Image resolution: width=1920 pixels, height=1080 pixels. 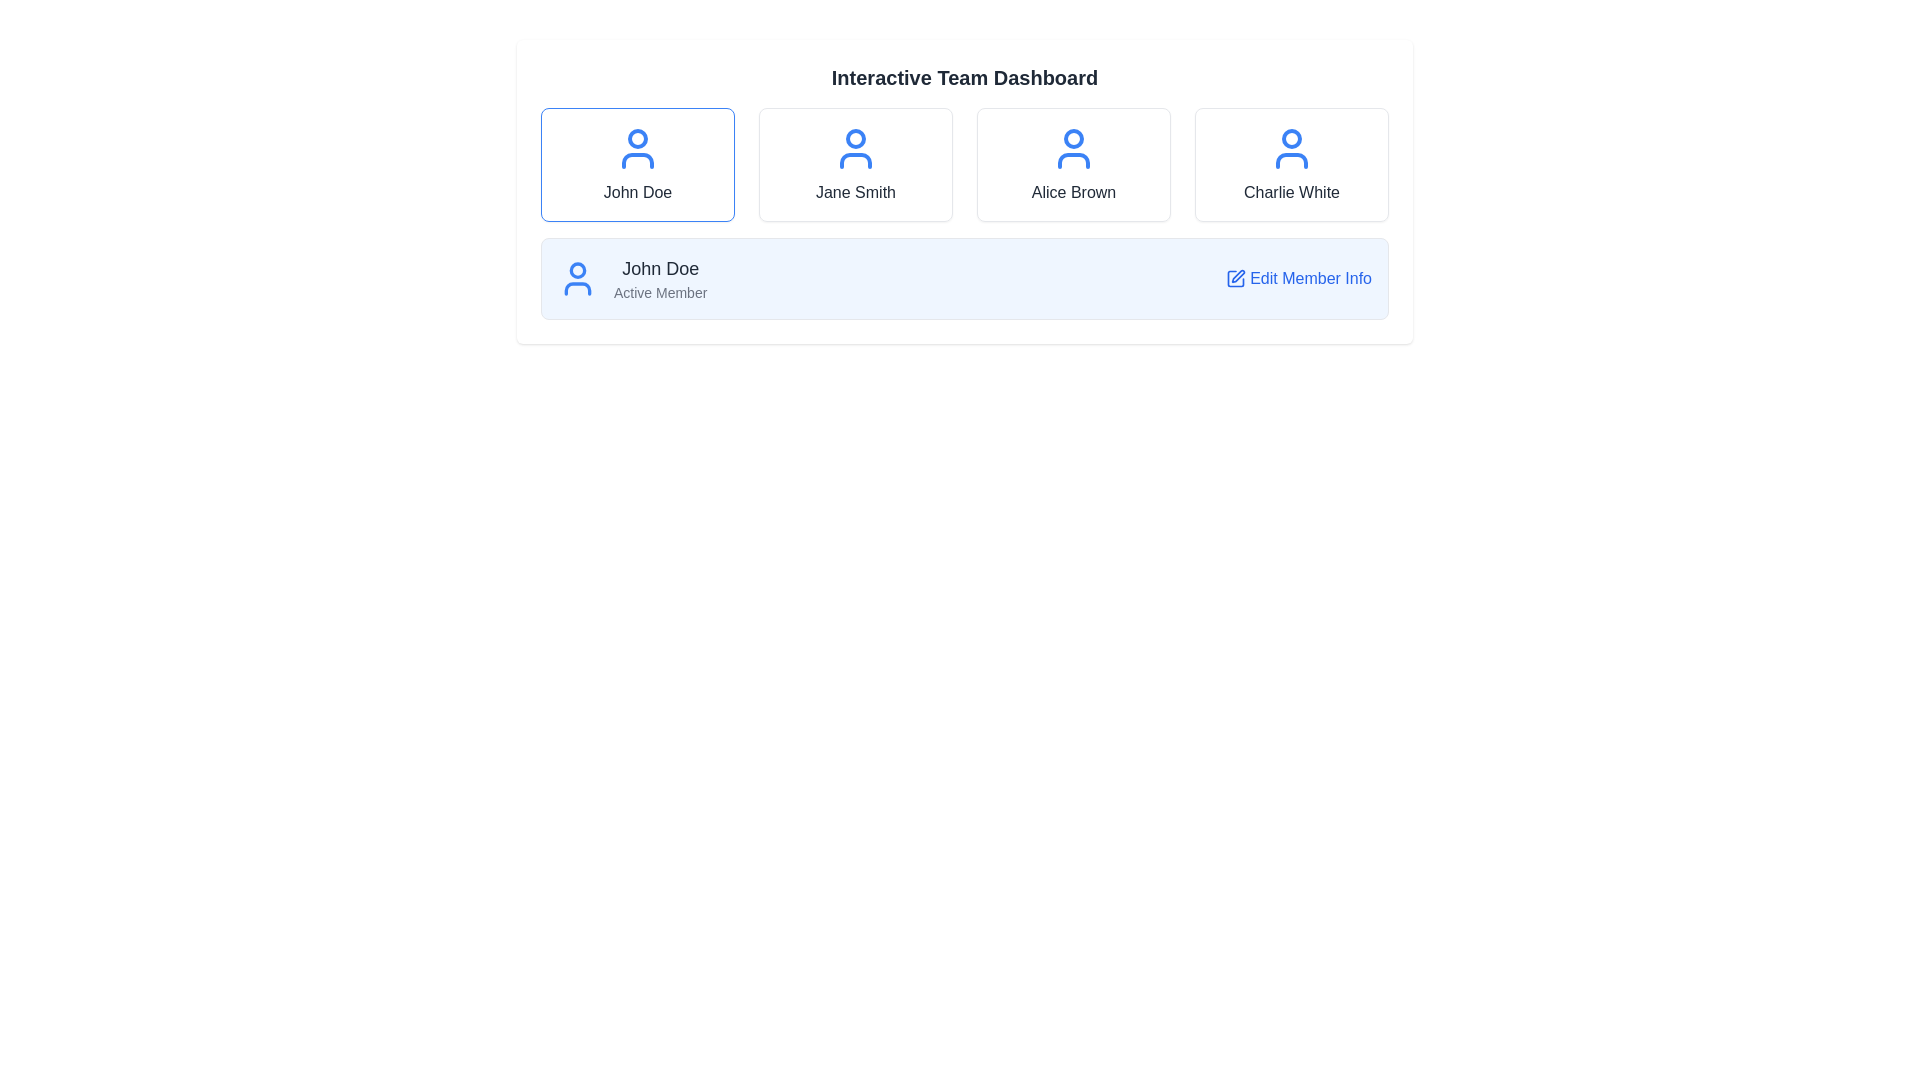 What do you see at coordinates (637, 137) in the screenshot?
I see `the circular shape positioned at the top center of the 'John Doe' icon, which is part of the user profile icon design in the first position among the horizontal row of user icons under the 'Interactive Team Dashboard' heading` at bounding box center [637, 137].